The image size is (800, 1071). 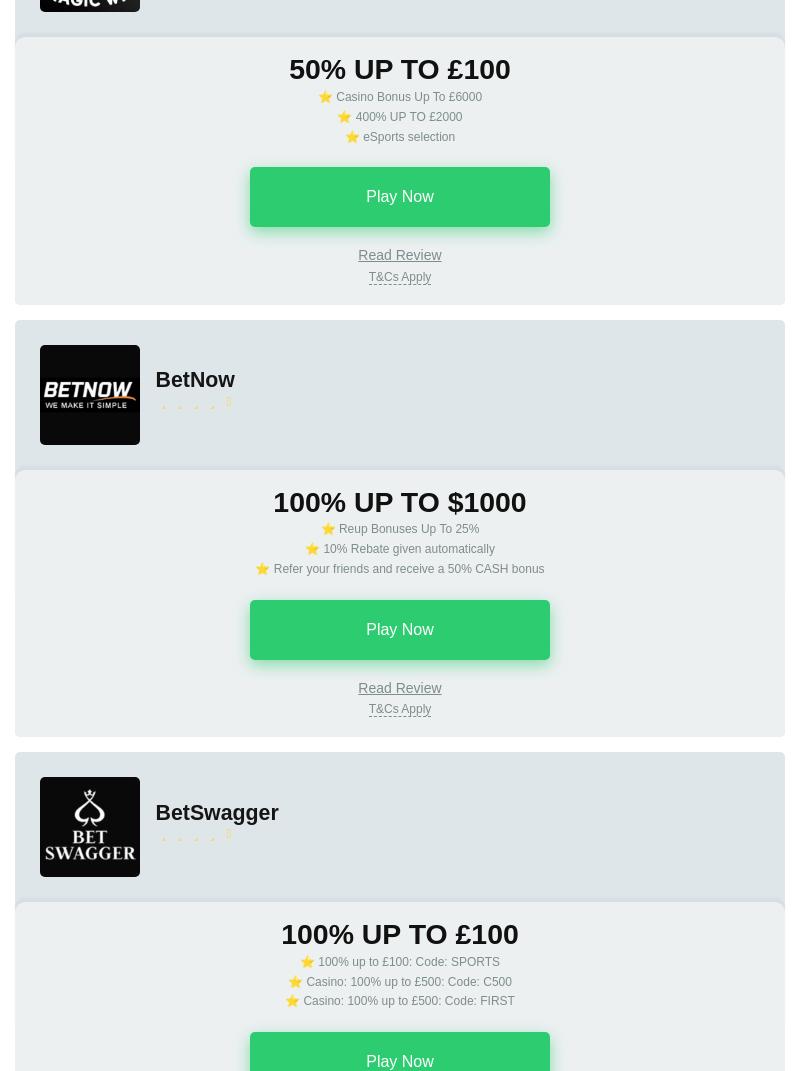 What do you see at coordinates (398, 527) in the screenshot?
I see `'⭐ Reup Bonuses Up To 25%'` at bounding box center [398, 527].